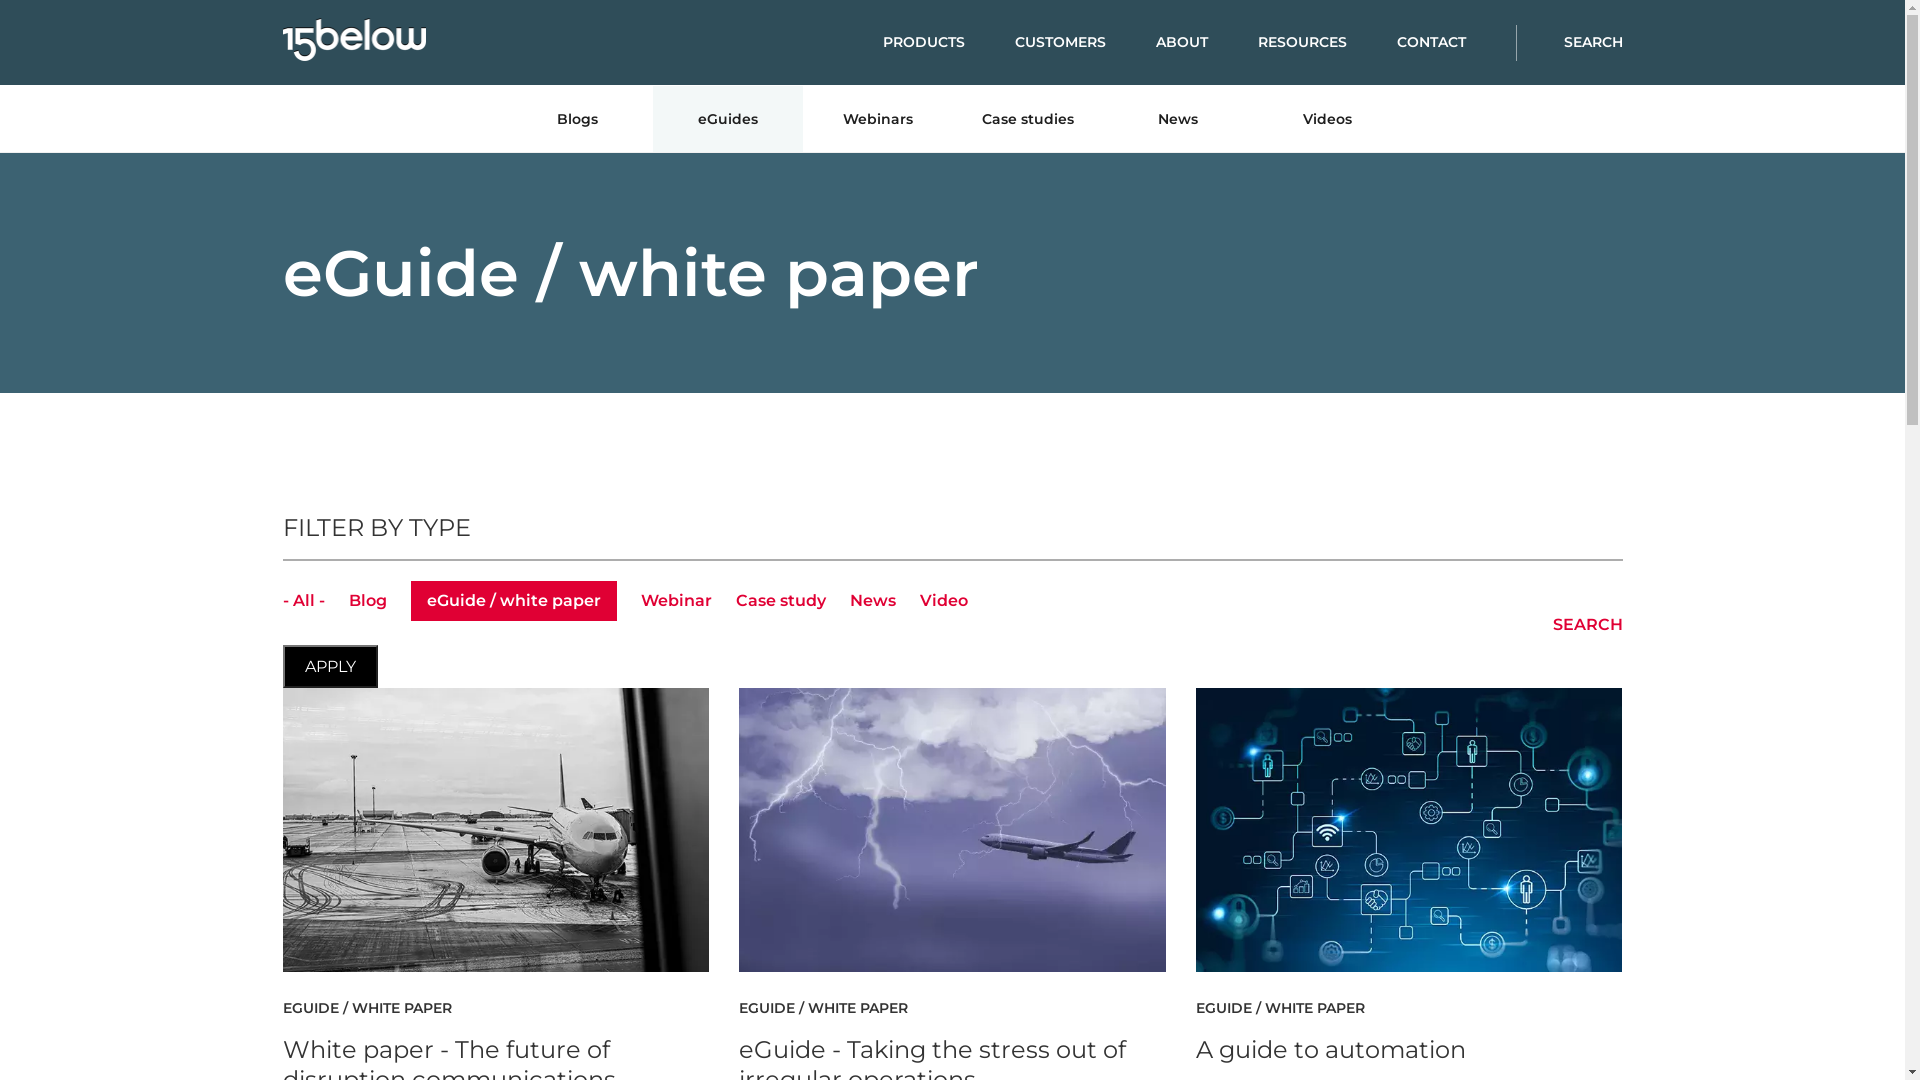  I want to click on 'Webinars', so click(877, 119).